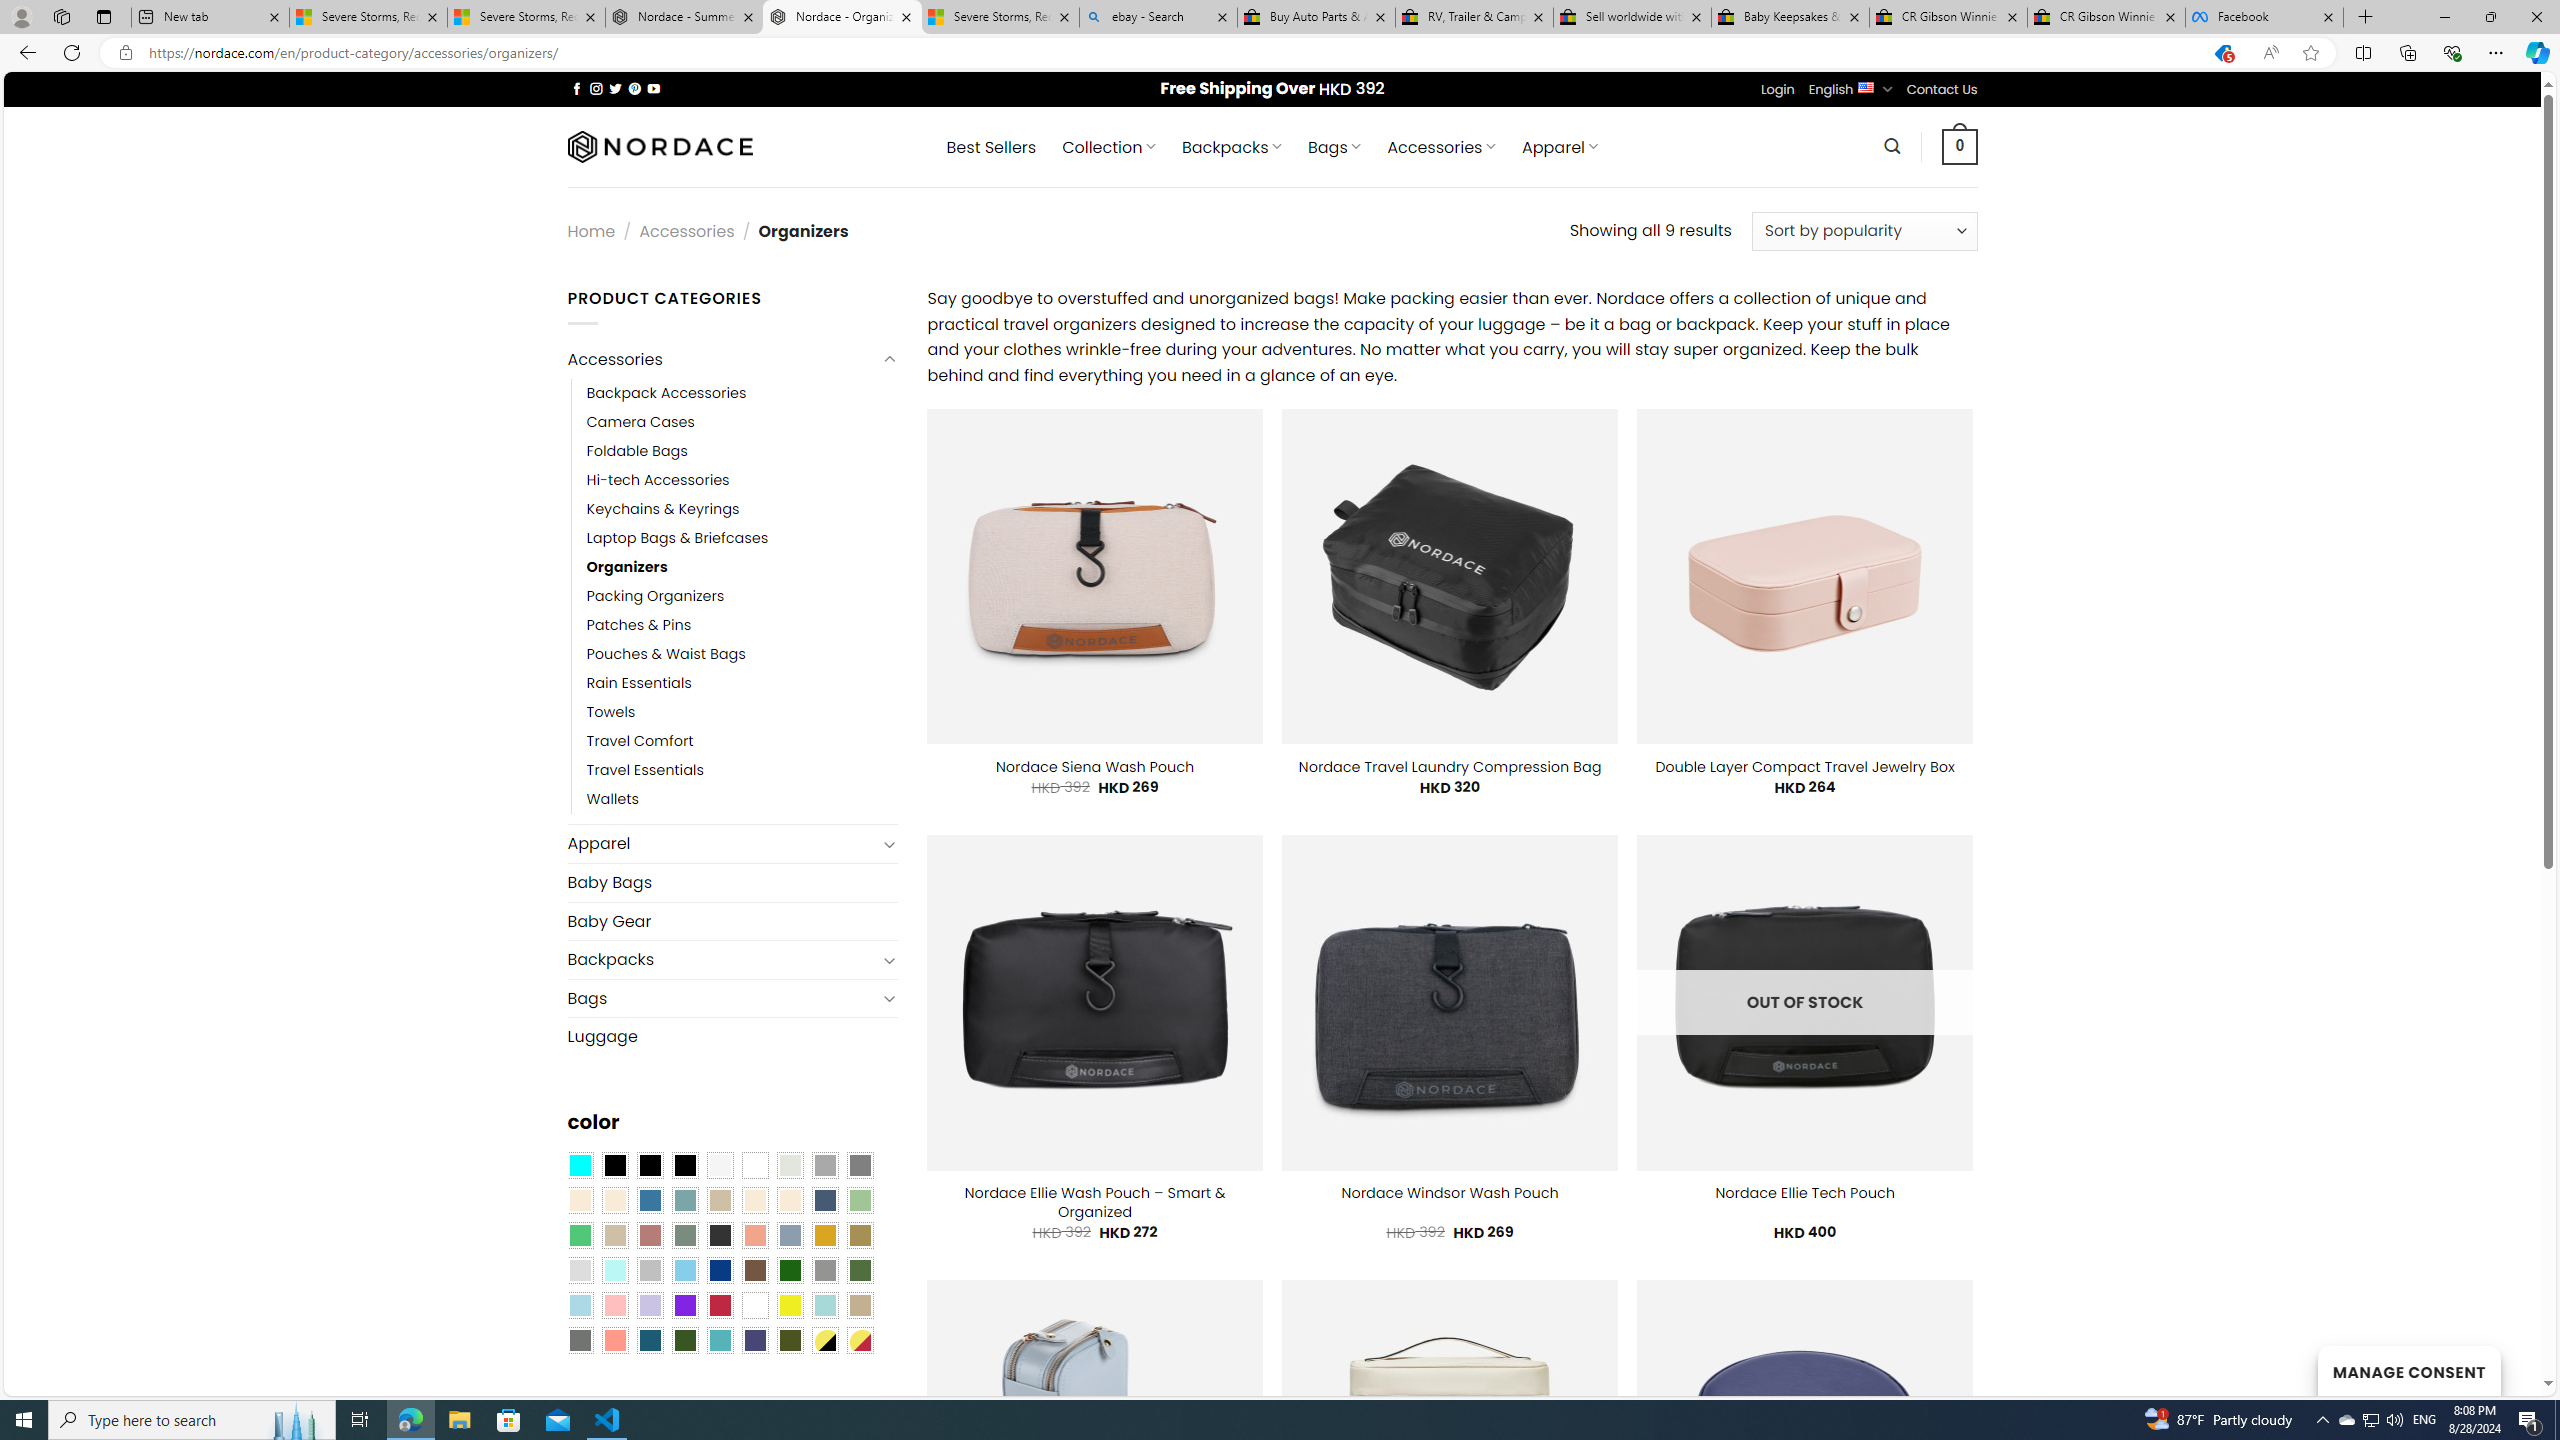 This screenshot has height=1440, width=2560. What do you see at coordinates (20, 16) in the screenshot?
I see `'Personal Profile'` at bounding box center [20, 16].